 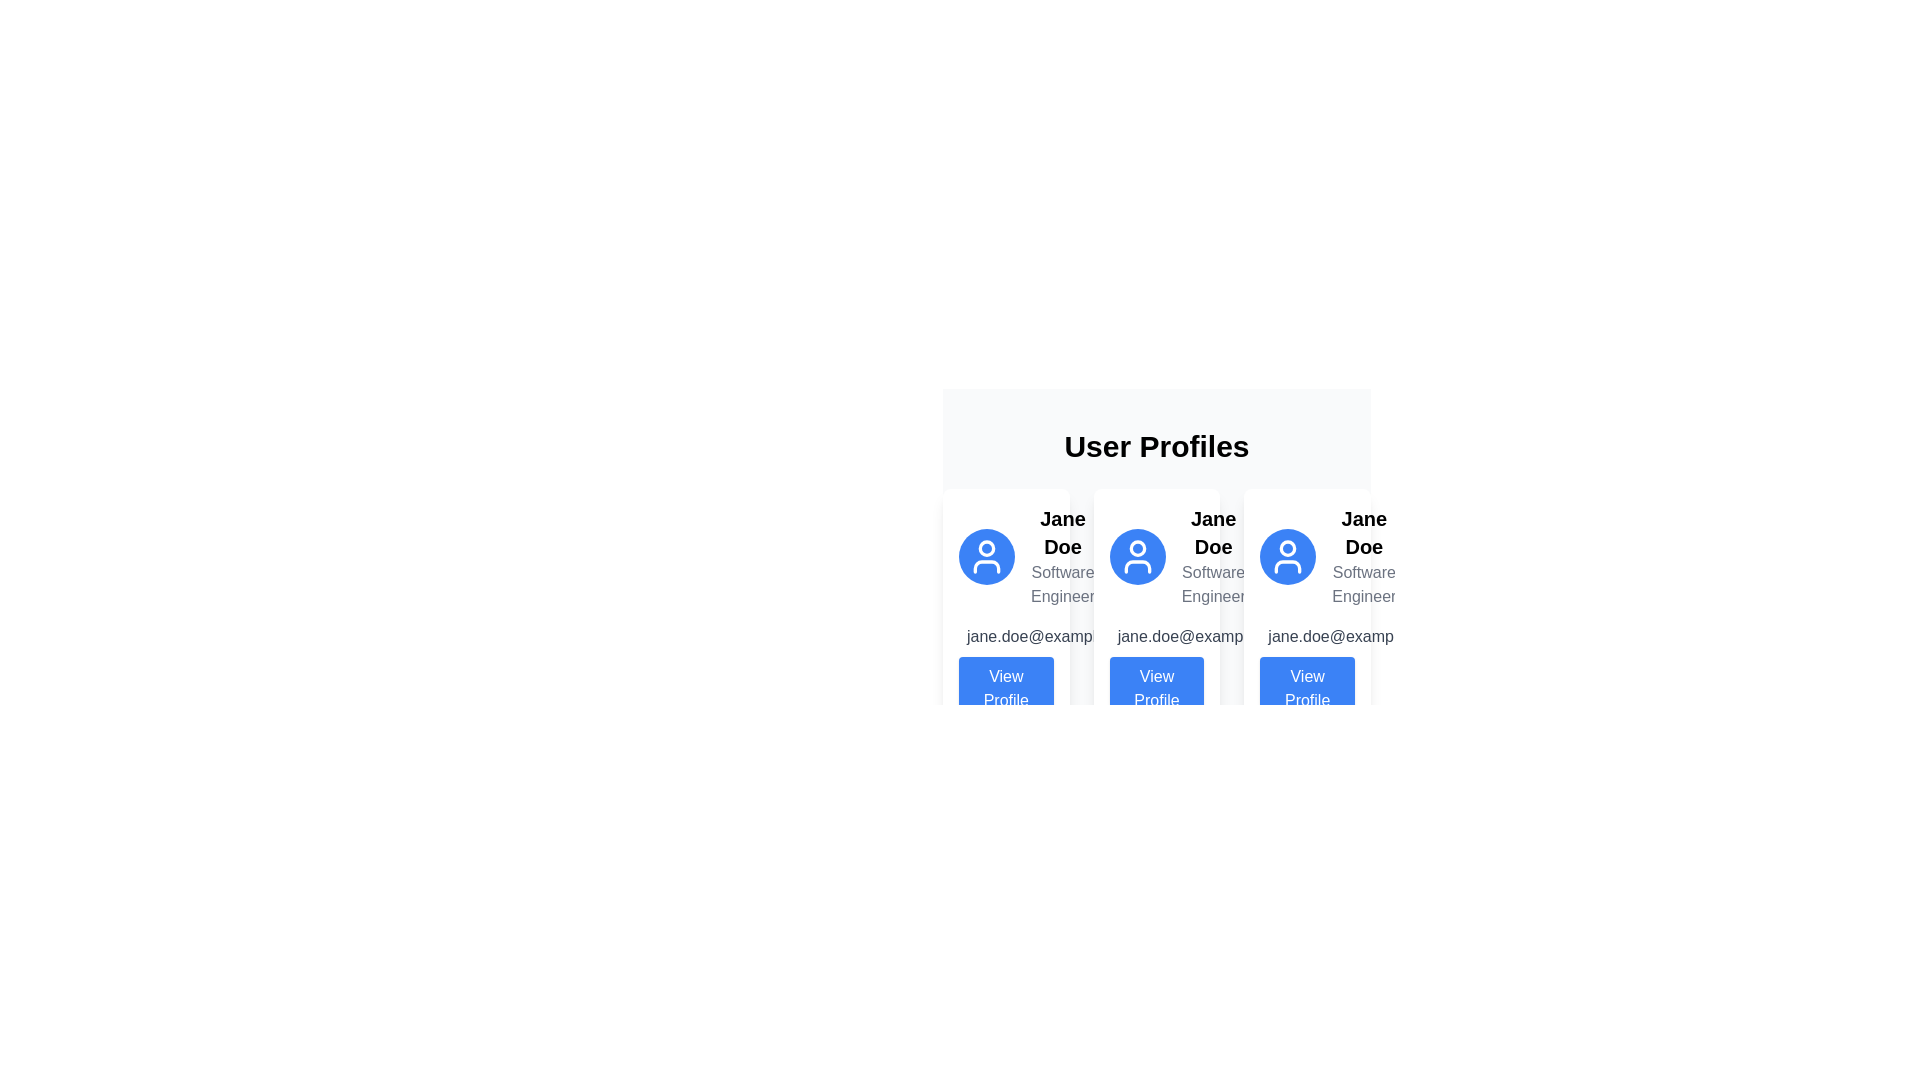 What do you see at coordinates (1212, 585) in the screenshot?
I see `the 'Software Engineer' text label located below the name 'Jane Doe' in the second user profile card from the left` at bounding box center [1212, 585].